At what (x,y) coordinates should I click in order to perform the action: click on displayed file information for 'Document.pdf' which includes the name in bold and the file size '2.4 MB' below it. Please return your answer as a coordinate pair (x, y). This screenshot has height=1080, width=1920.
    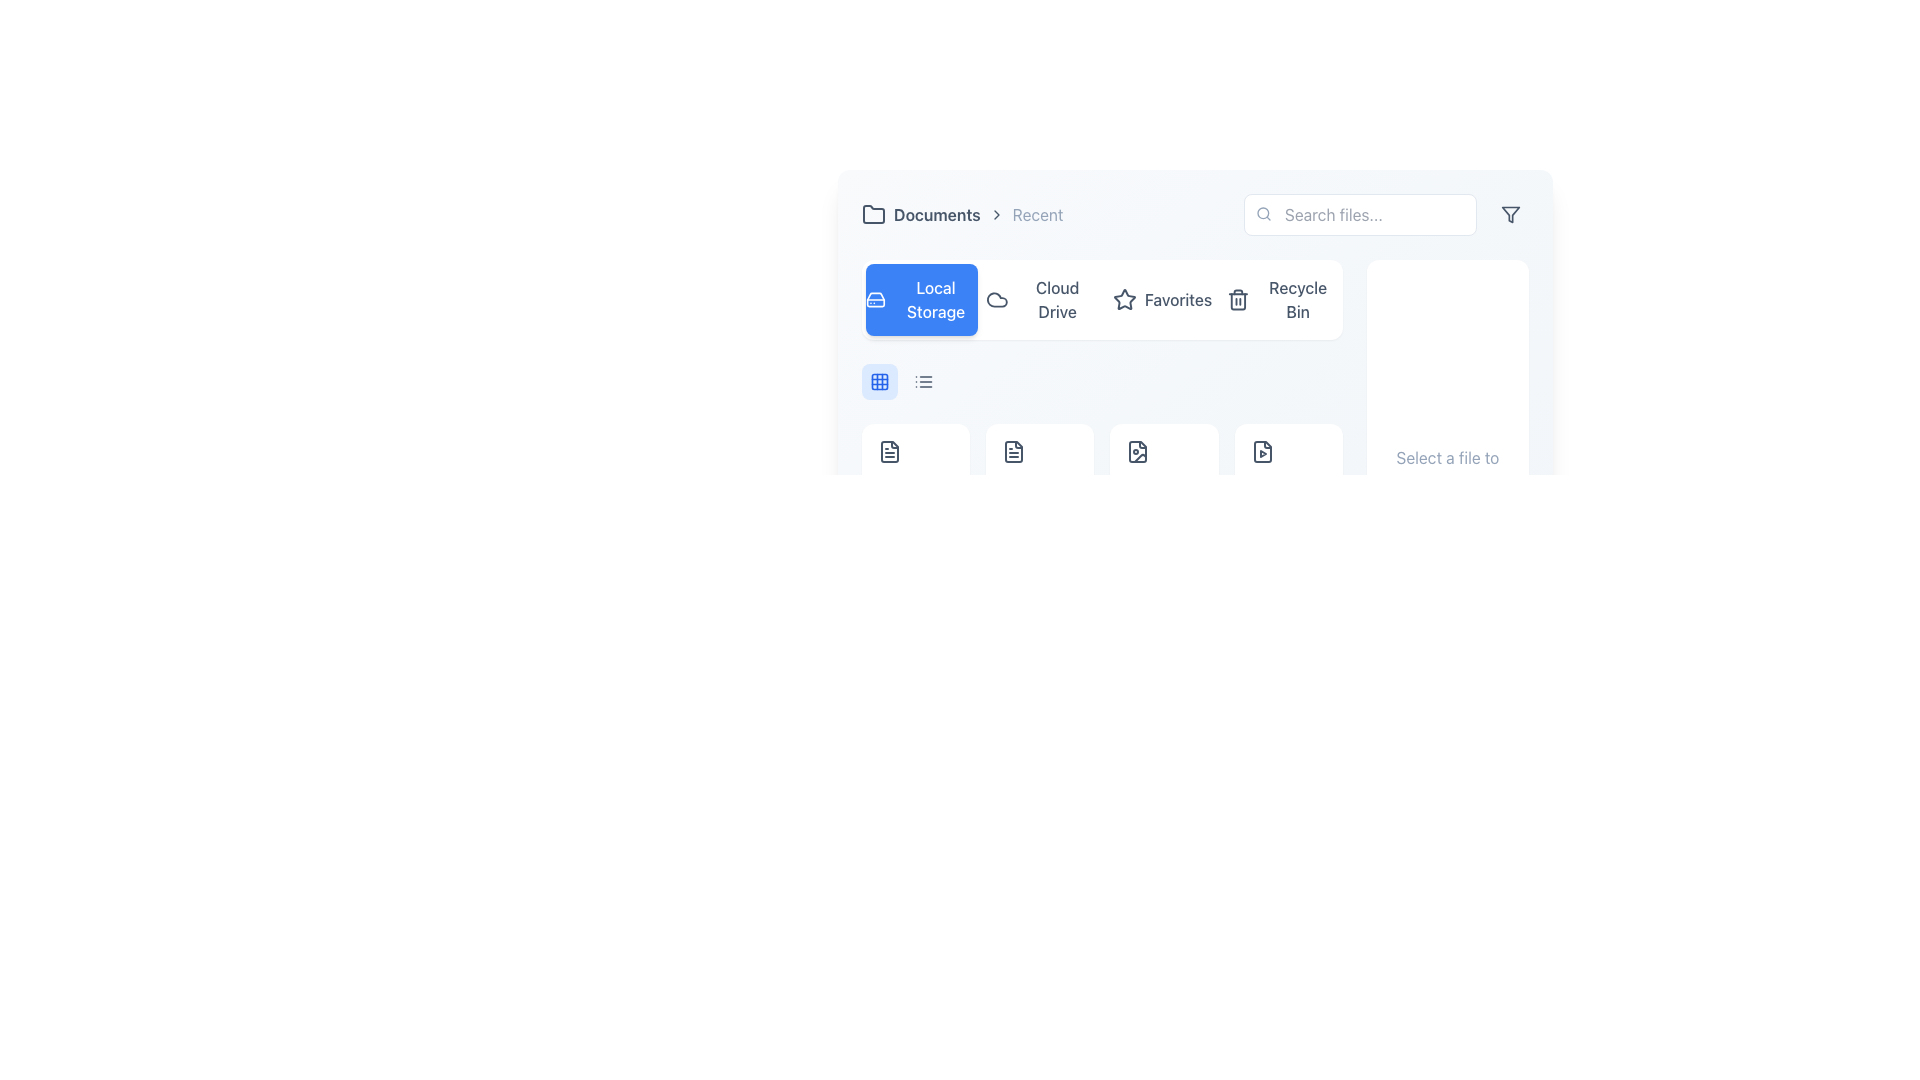
    Looking at the image, I should click on (915, 503).